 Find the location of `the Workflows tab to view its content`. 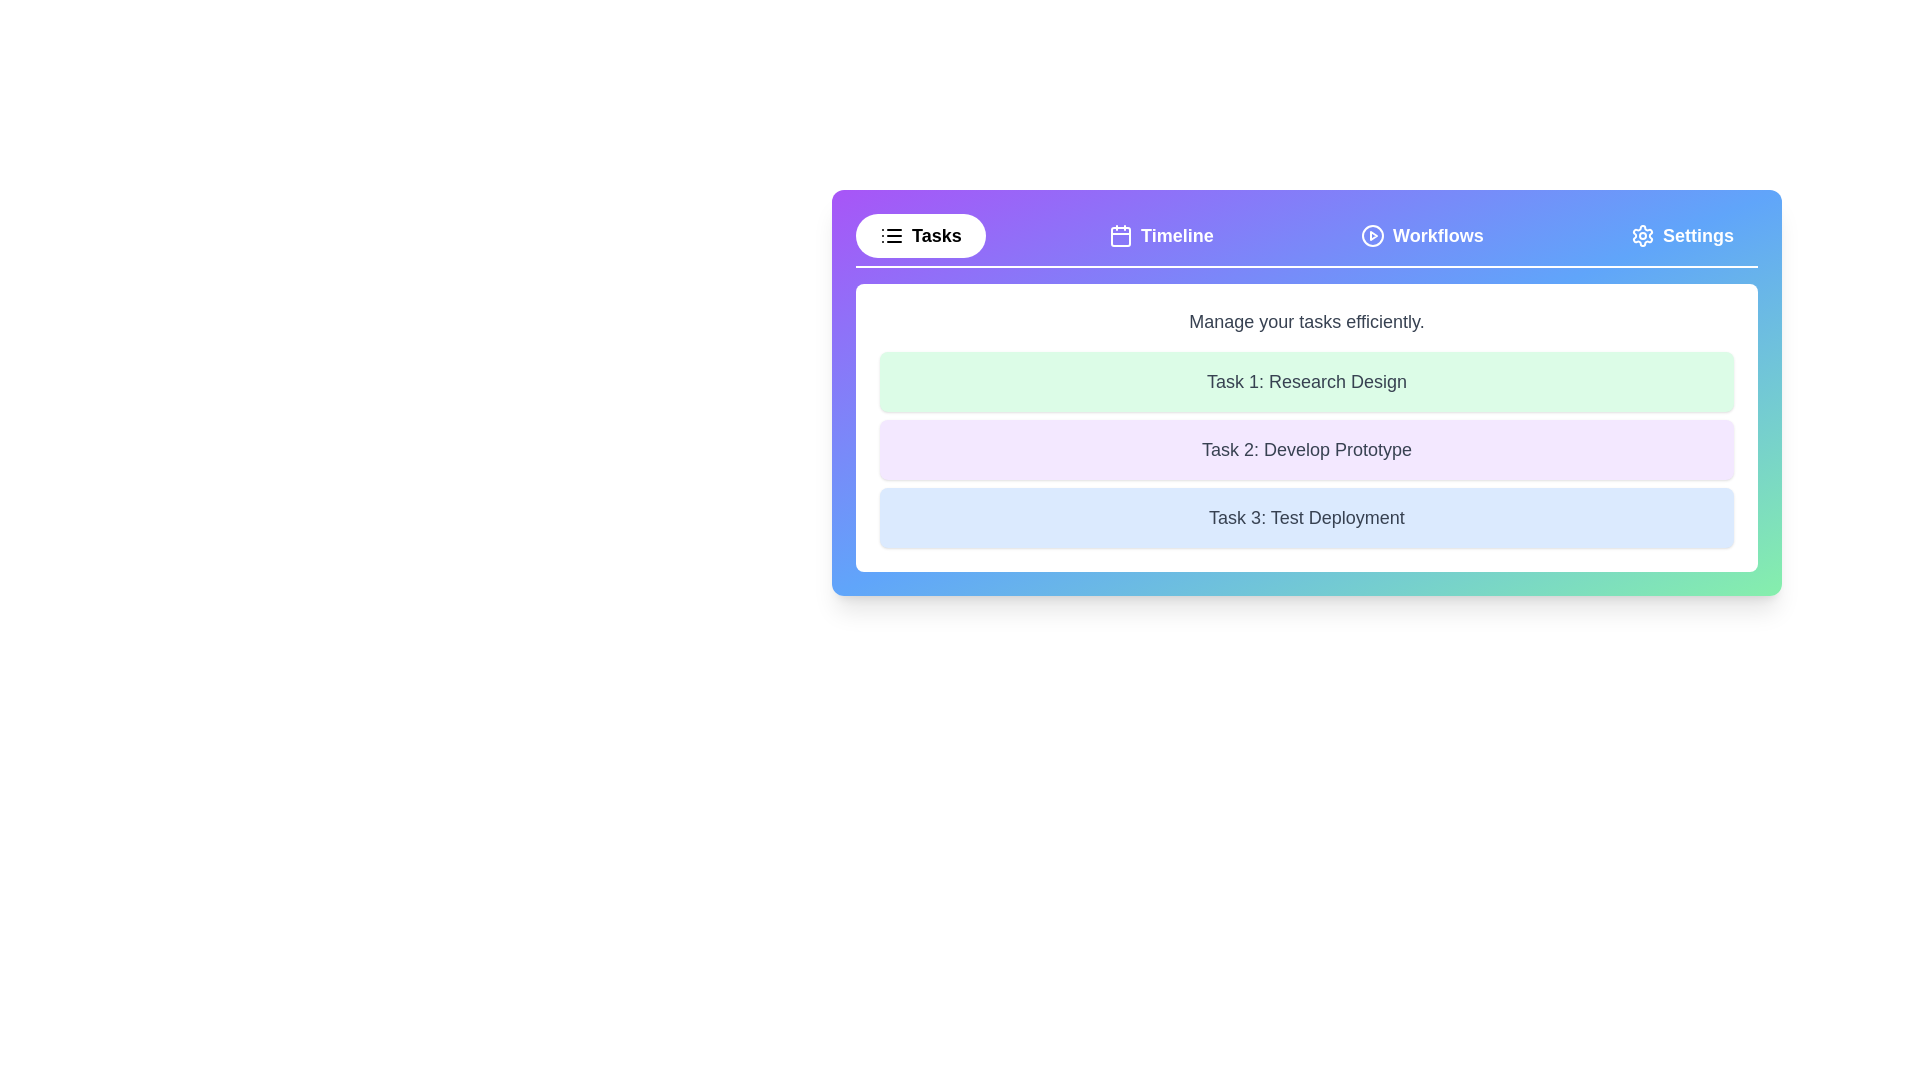

the Workflows tab to view its content is located at coordinates (1420, 234).